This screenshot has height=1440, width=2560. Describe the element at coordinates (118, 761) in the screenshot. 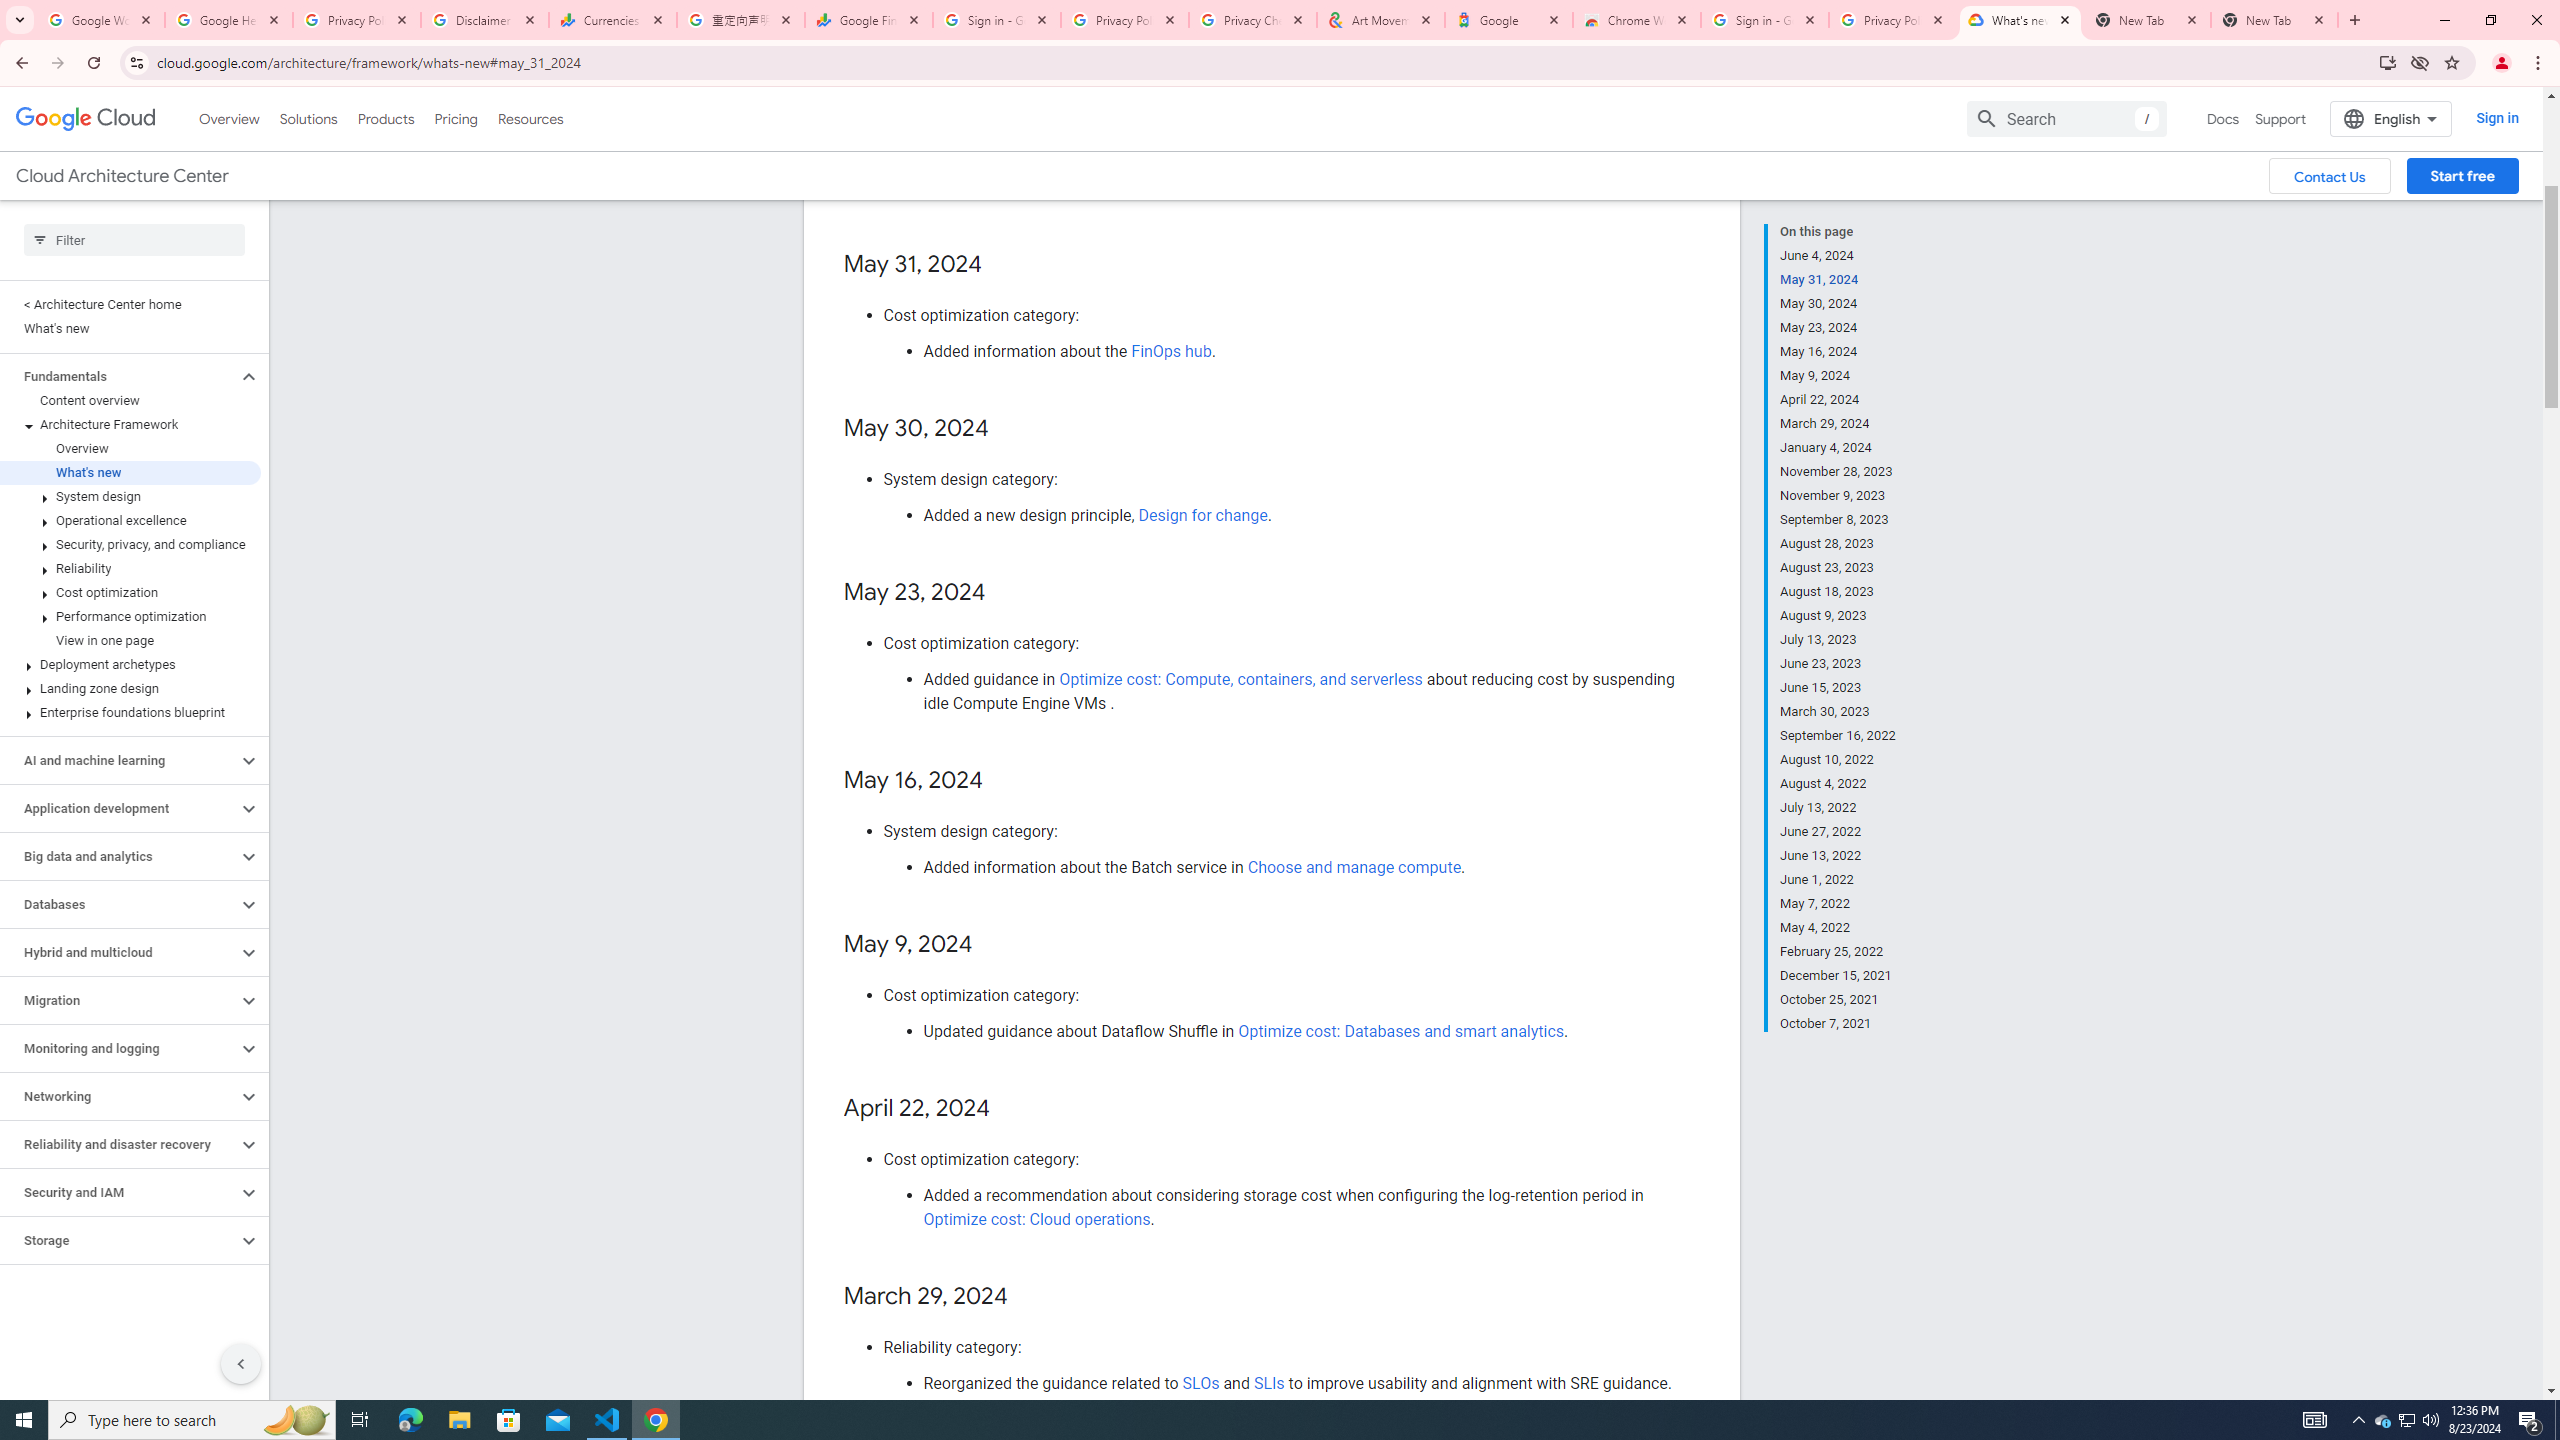

I see `'AI and machine learning'` at that location.